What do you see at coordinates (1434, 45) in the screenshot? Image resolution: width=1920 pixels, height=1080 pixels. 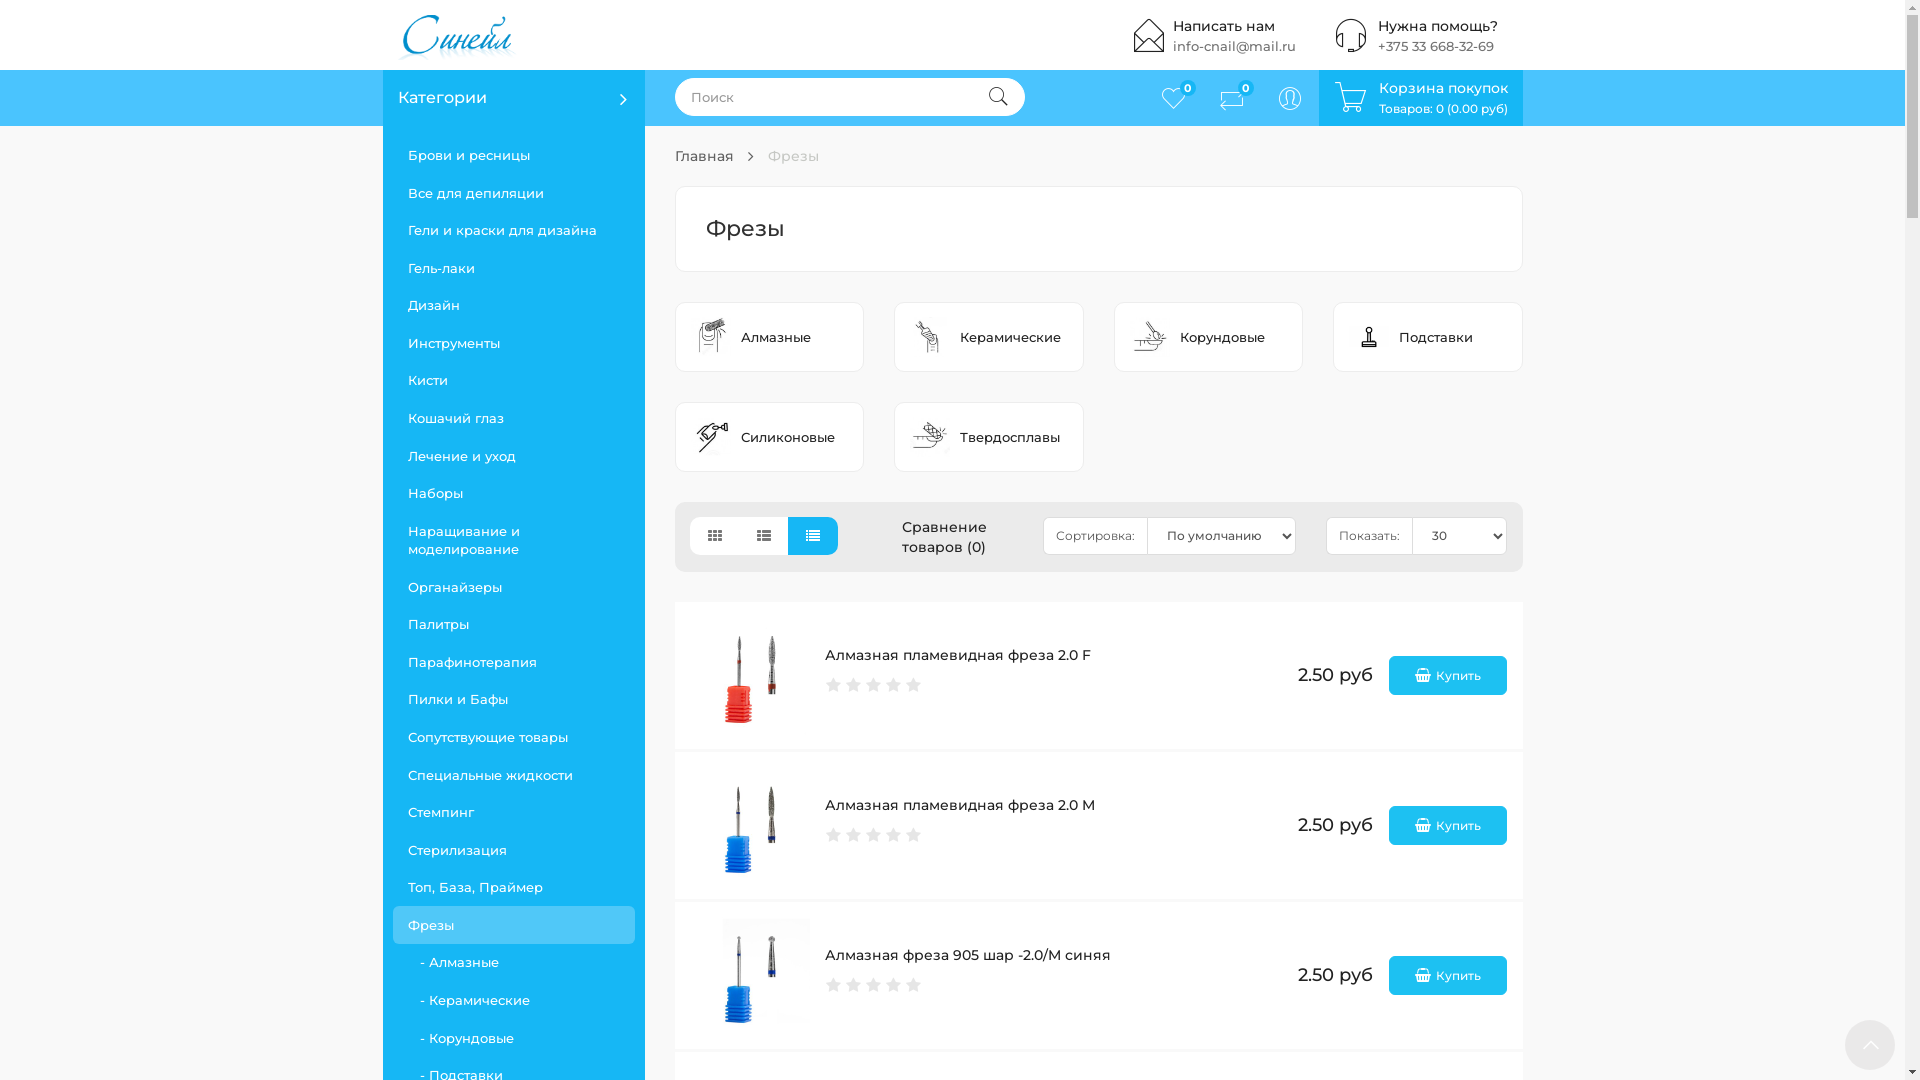 I see `'+375 33 668-32-69'` at bounding box center [1434, 45].